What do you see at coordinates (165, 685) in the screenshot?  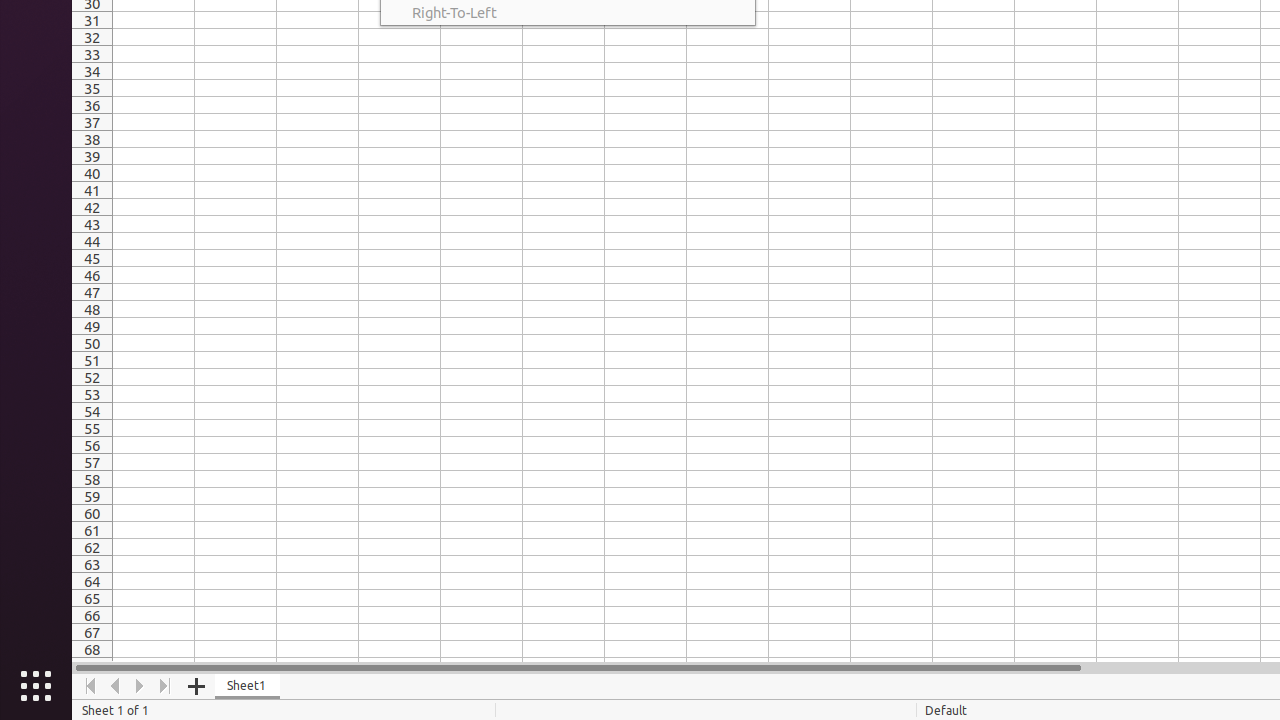 I see `'Move To End'` at bounding box center [165, 685].